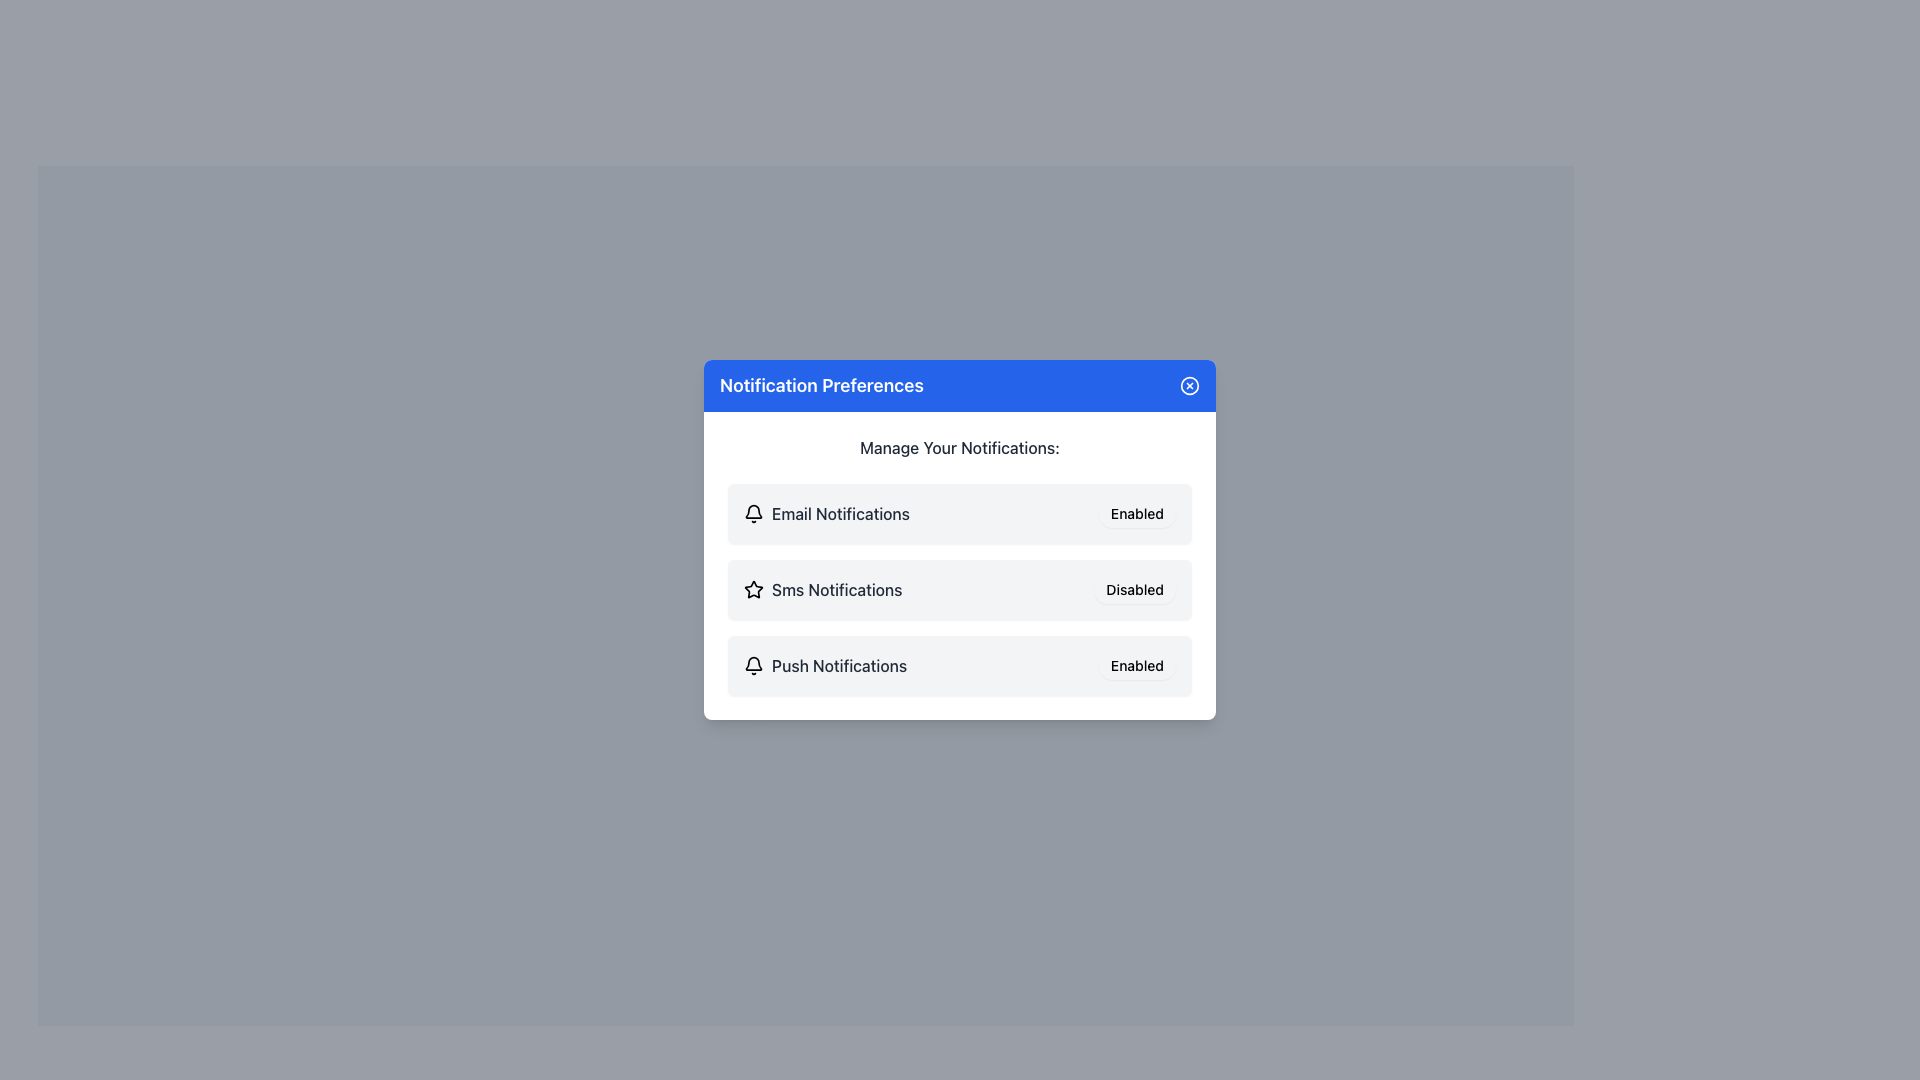 This screenshot has width=1920, height=1080. What do you see at coordinates (1137, 512) in the screenshot?
I see `the 'Enabled' button located on the right side of the 'Email Notifications' row in the 'Notification Preferences' panel` at bounding box center [1137, 512].